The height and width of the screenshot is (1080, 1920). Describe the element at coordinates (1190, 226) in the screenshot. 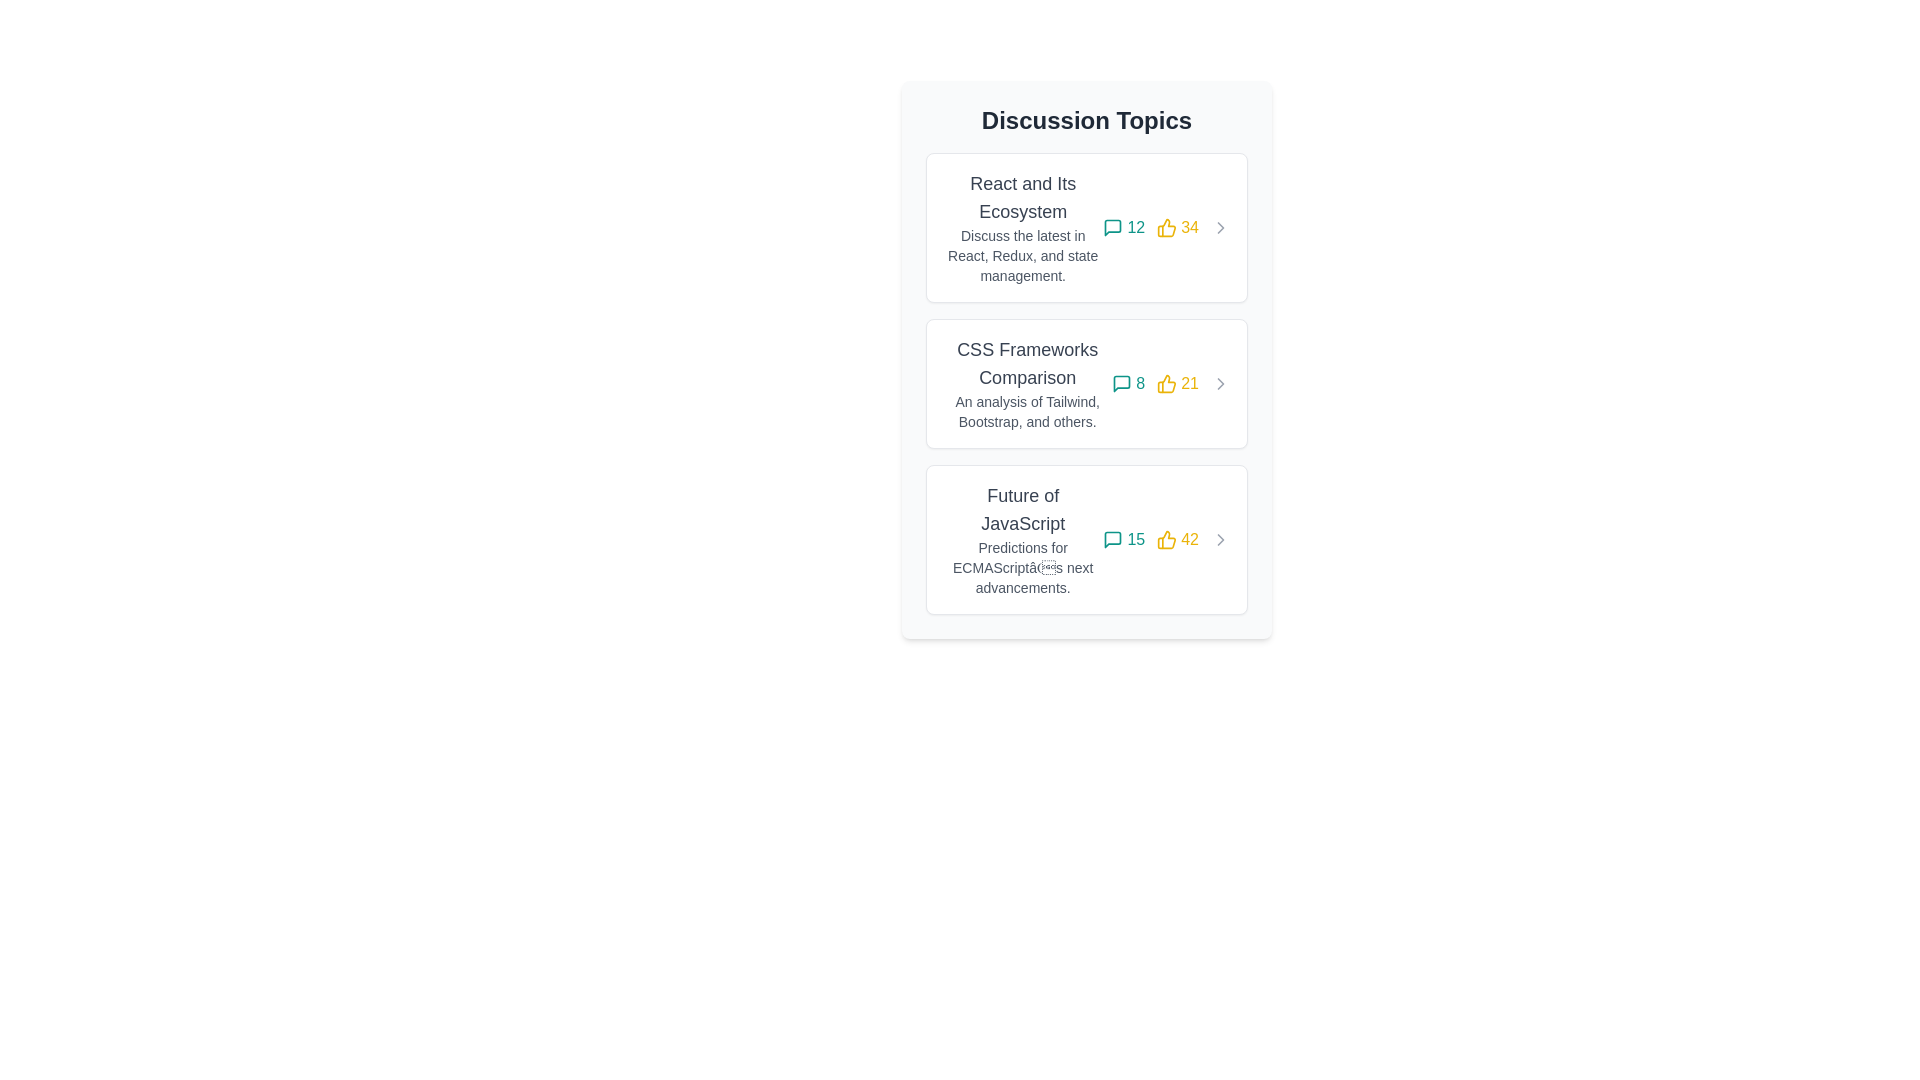

I see `the text label indicating numerical count for likes or votes located in the top-right portion of the first discussion card, next to the thumbs-up icon` at that location.